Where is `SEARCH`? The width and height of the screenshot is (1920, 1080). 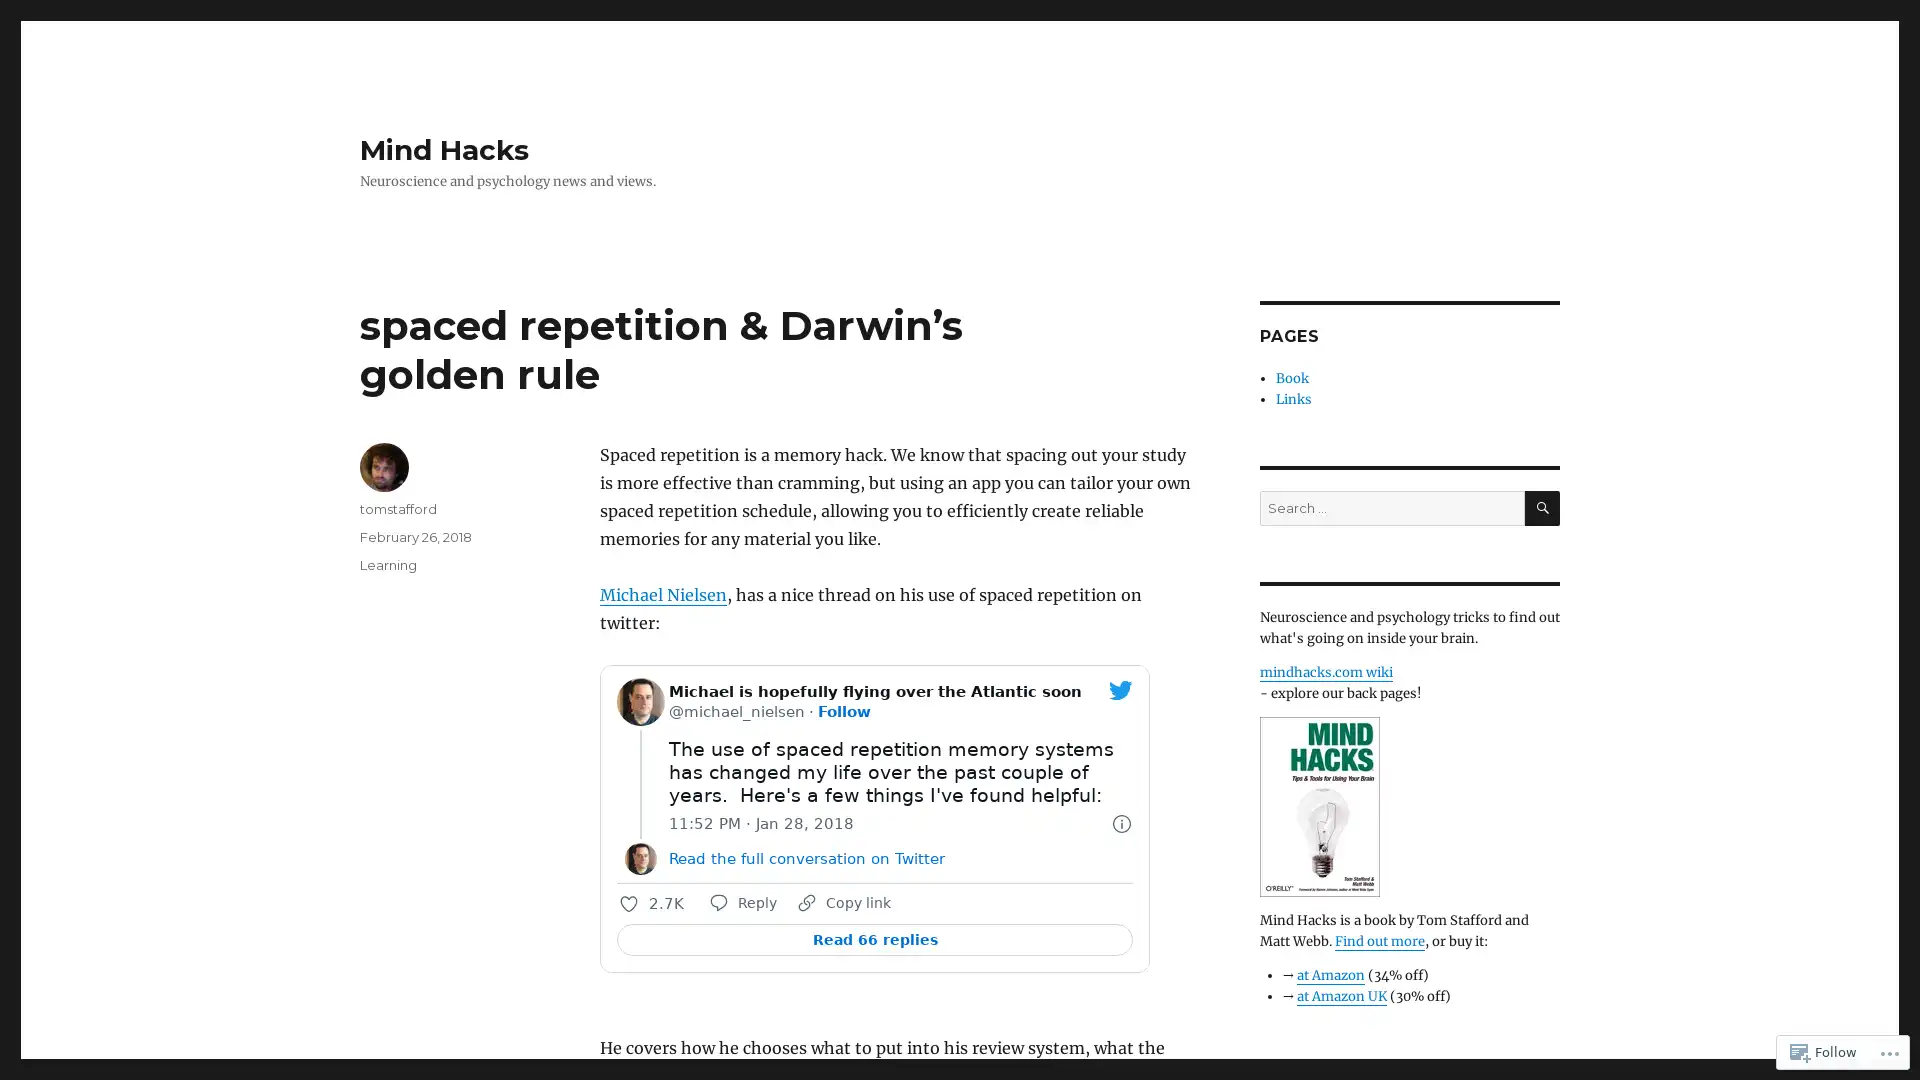
SEARCH is located at coordinates (1541, 507).